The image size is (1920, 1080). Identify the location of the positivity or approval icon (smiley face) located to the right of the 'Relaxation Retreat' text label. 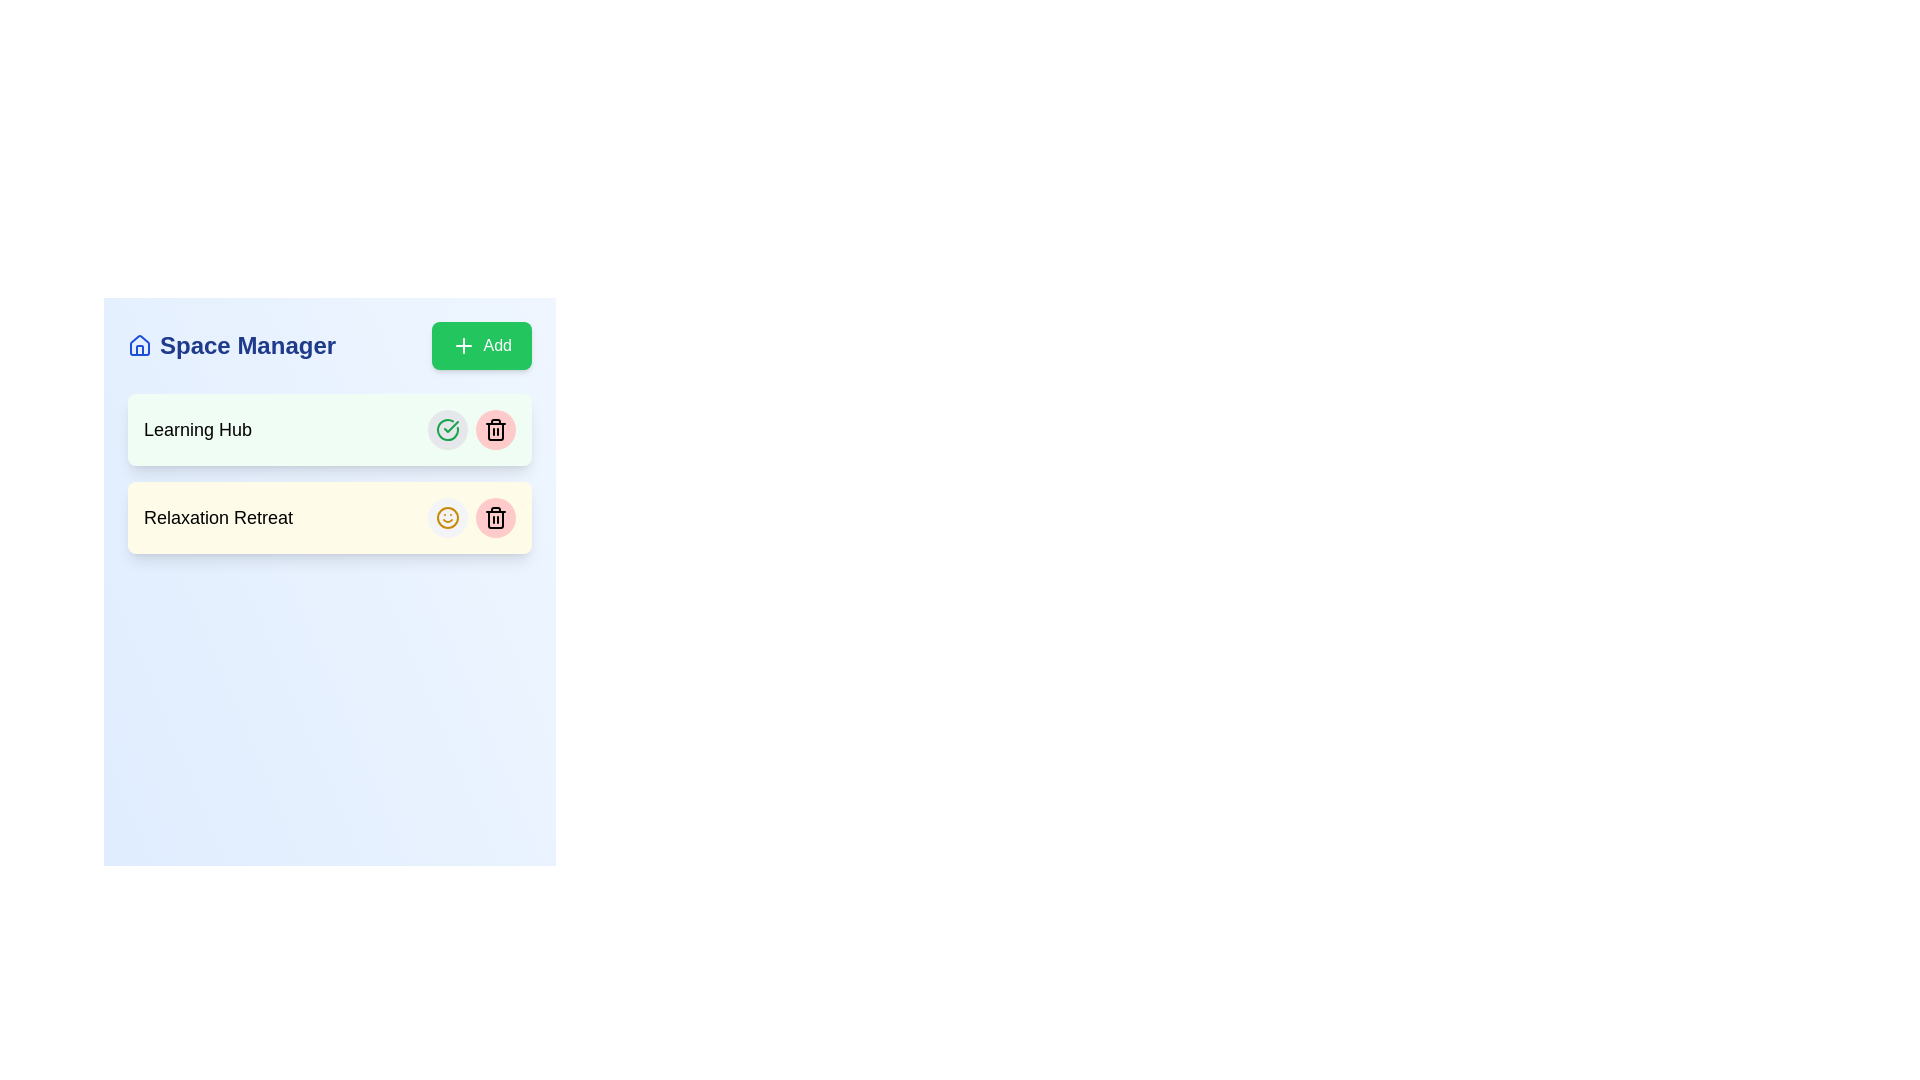
(446, 516).